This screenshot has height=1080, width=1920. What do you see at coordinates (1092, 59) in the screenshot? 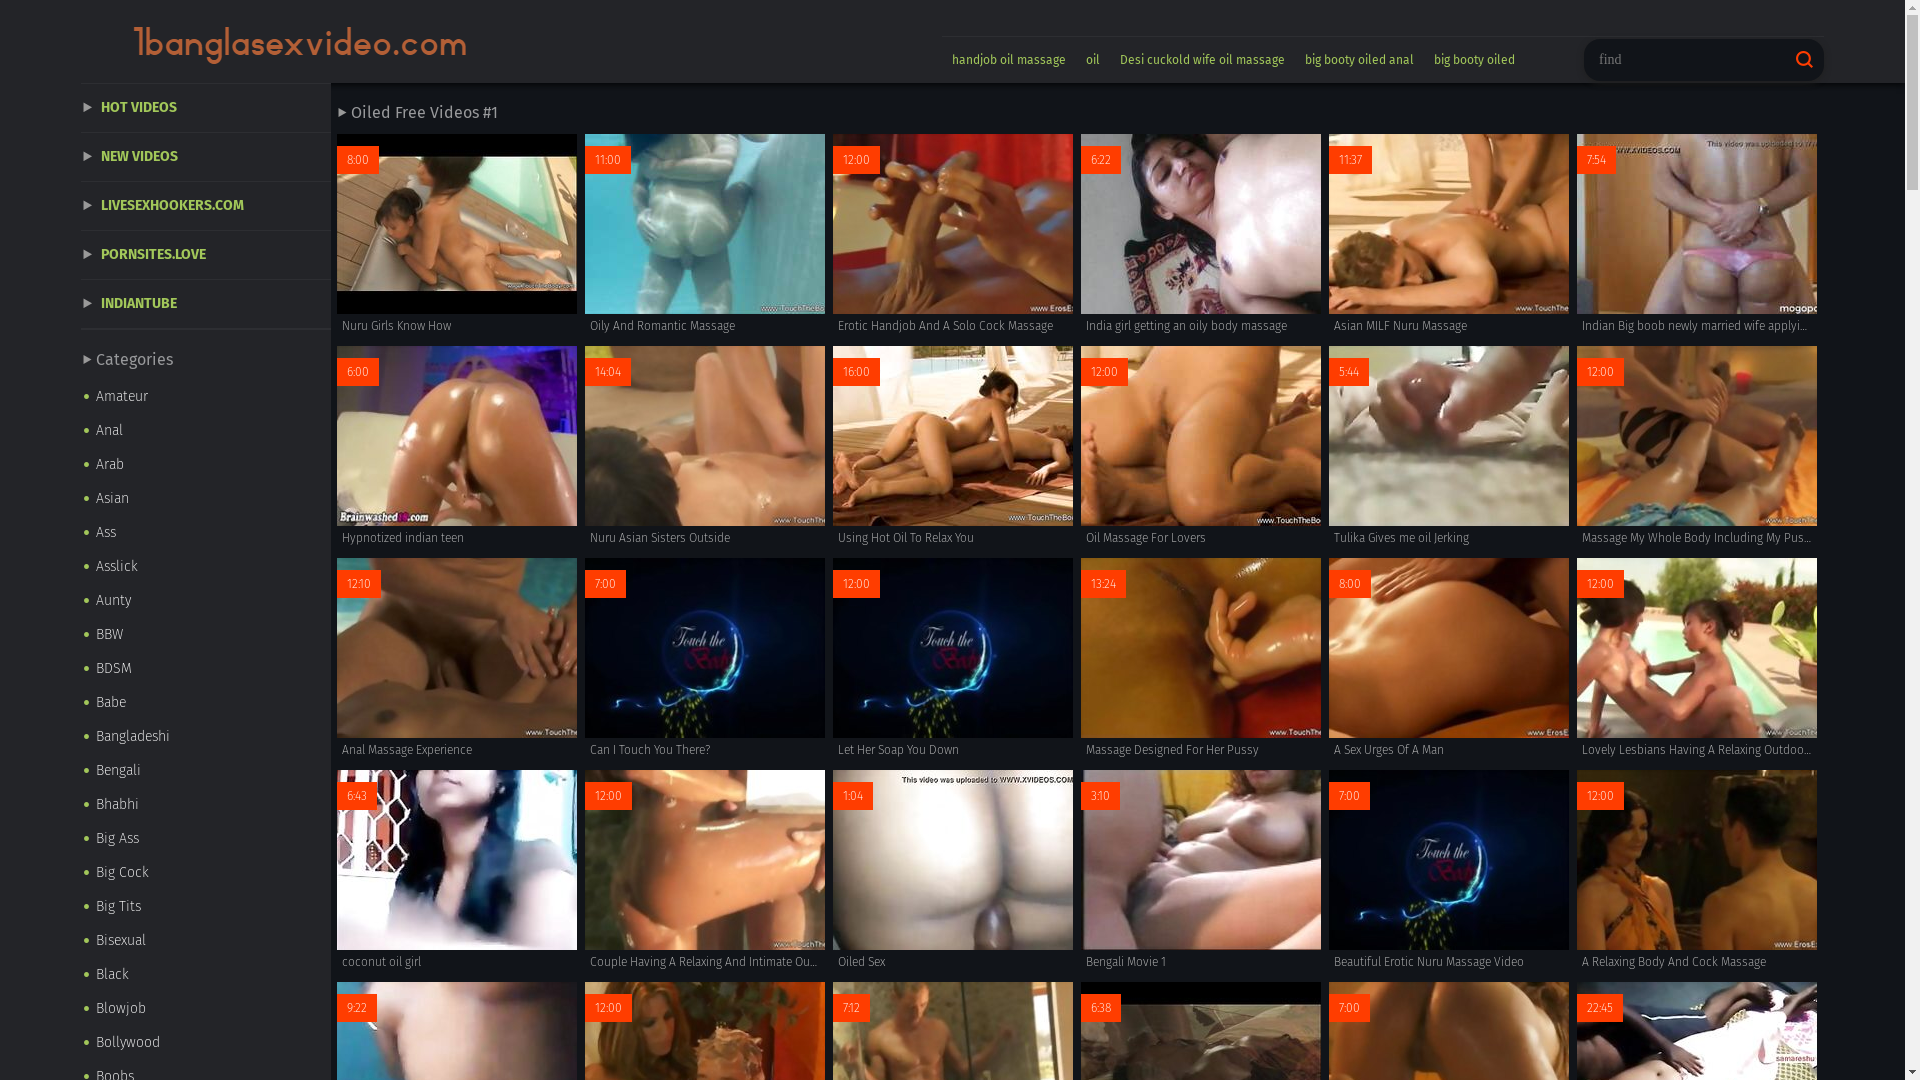
I see `'oil'` at bounding box center [1092, 59].